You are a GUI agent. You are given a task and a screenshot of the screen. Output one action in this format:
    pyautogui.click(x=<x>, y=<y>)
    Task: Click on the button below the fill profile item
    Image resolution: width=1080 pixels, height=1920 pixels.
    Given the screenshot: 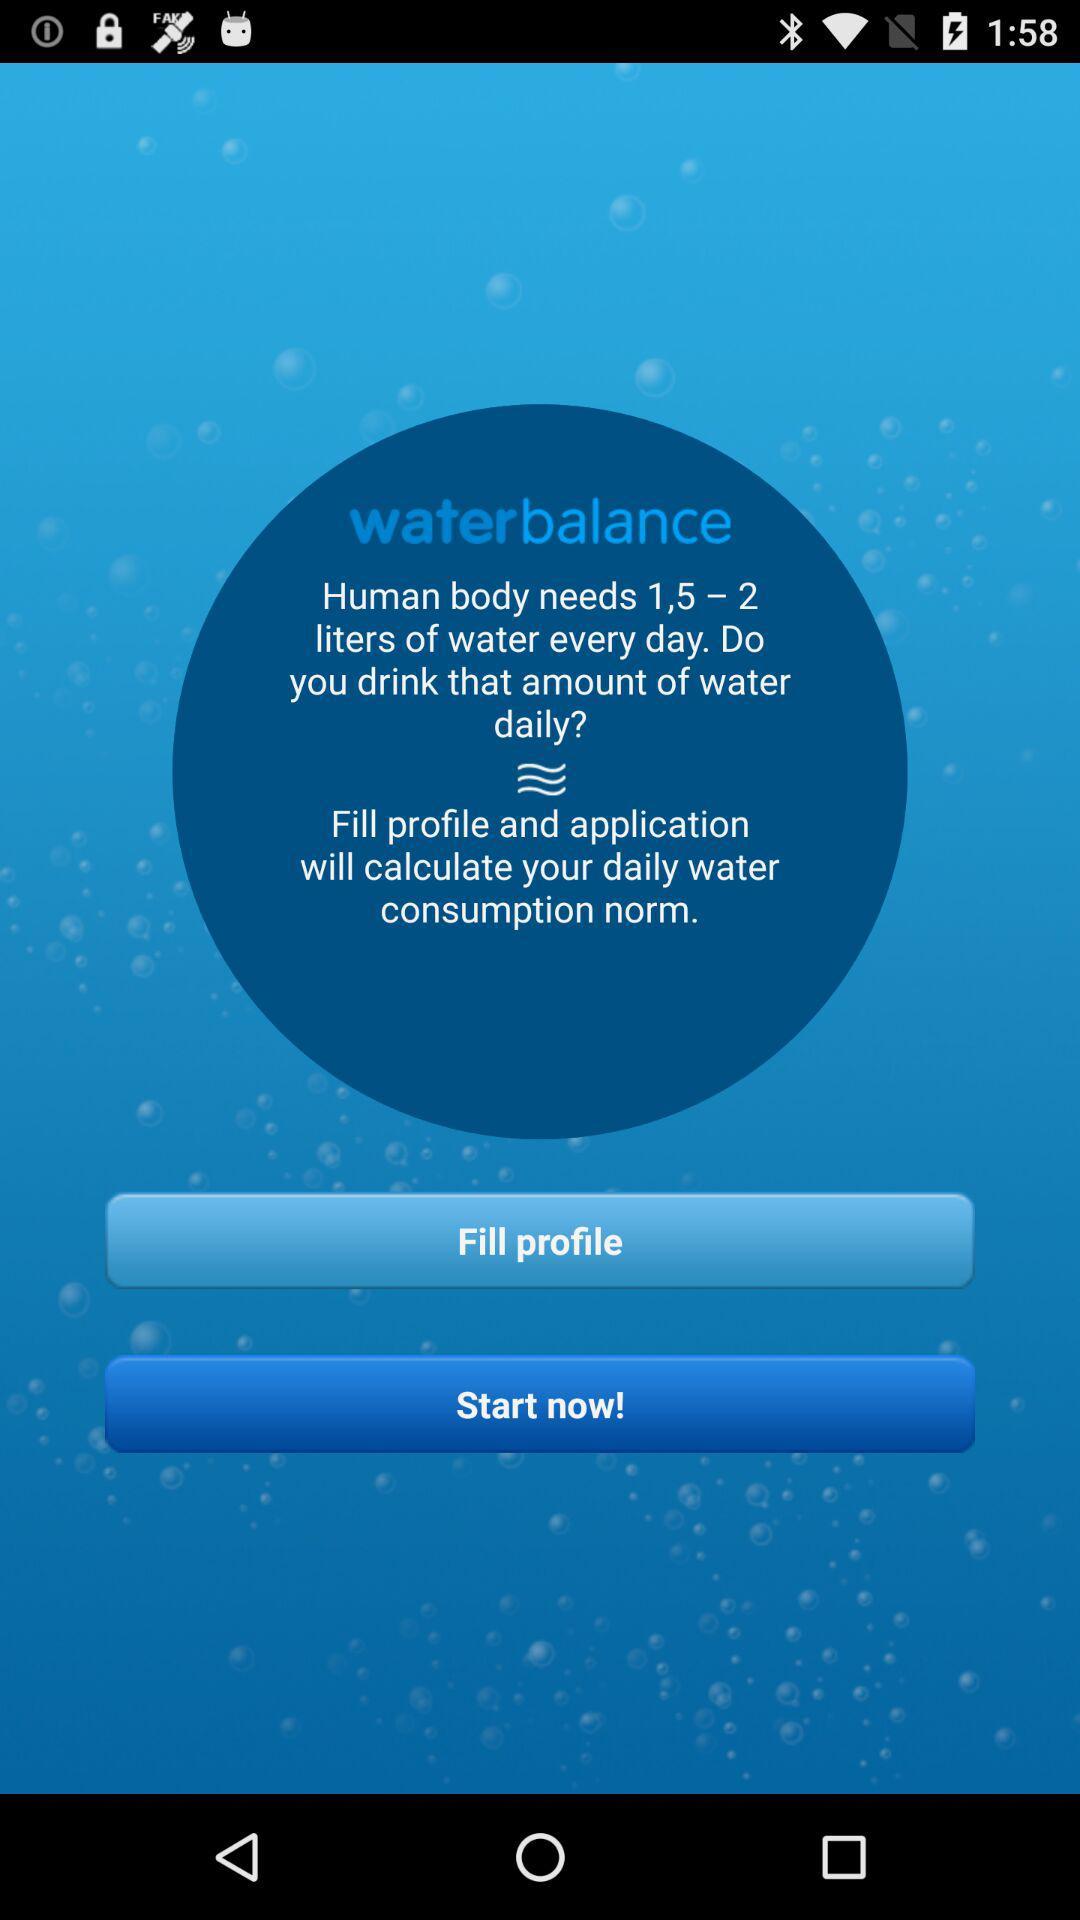 What is the action you would take?
    pyautogui.click(x=540, y=1402)
    